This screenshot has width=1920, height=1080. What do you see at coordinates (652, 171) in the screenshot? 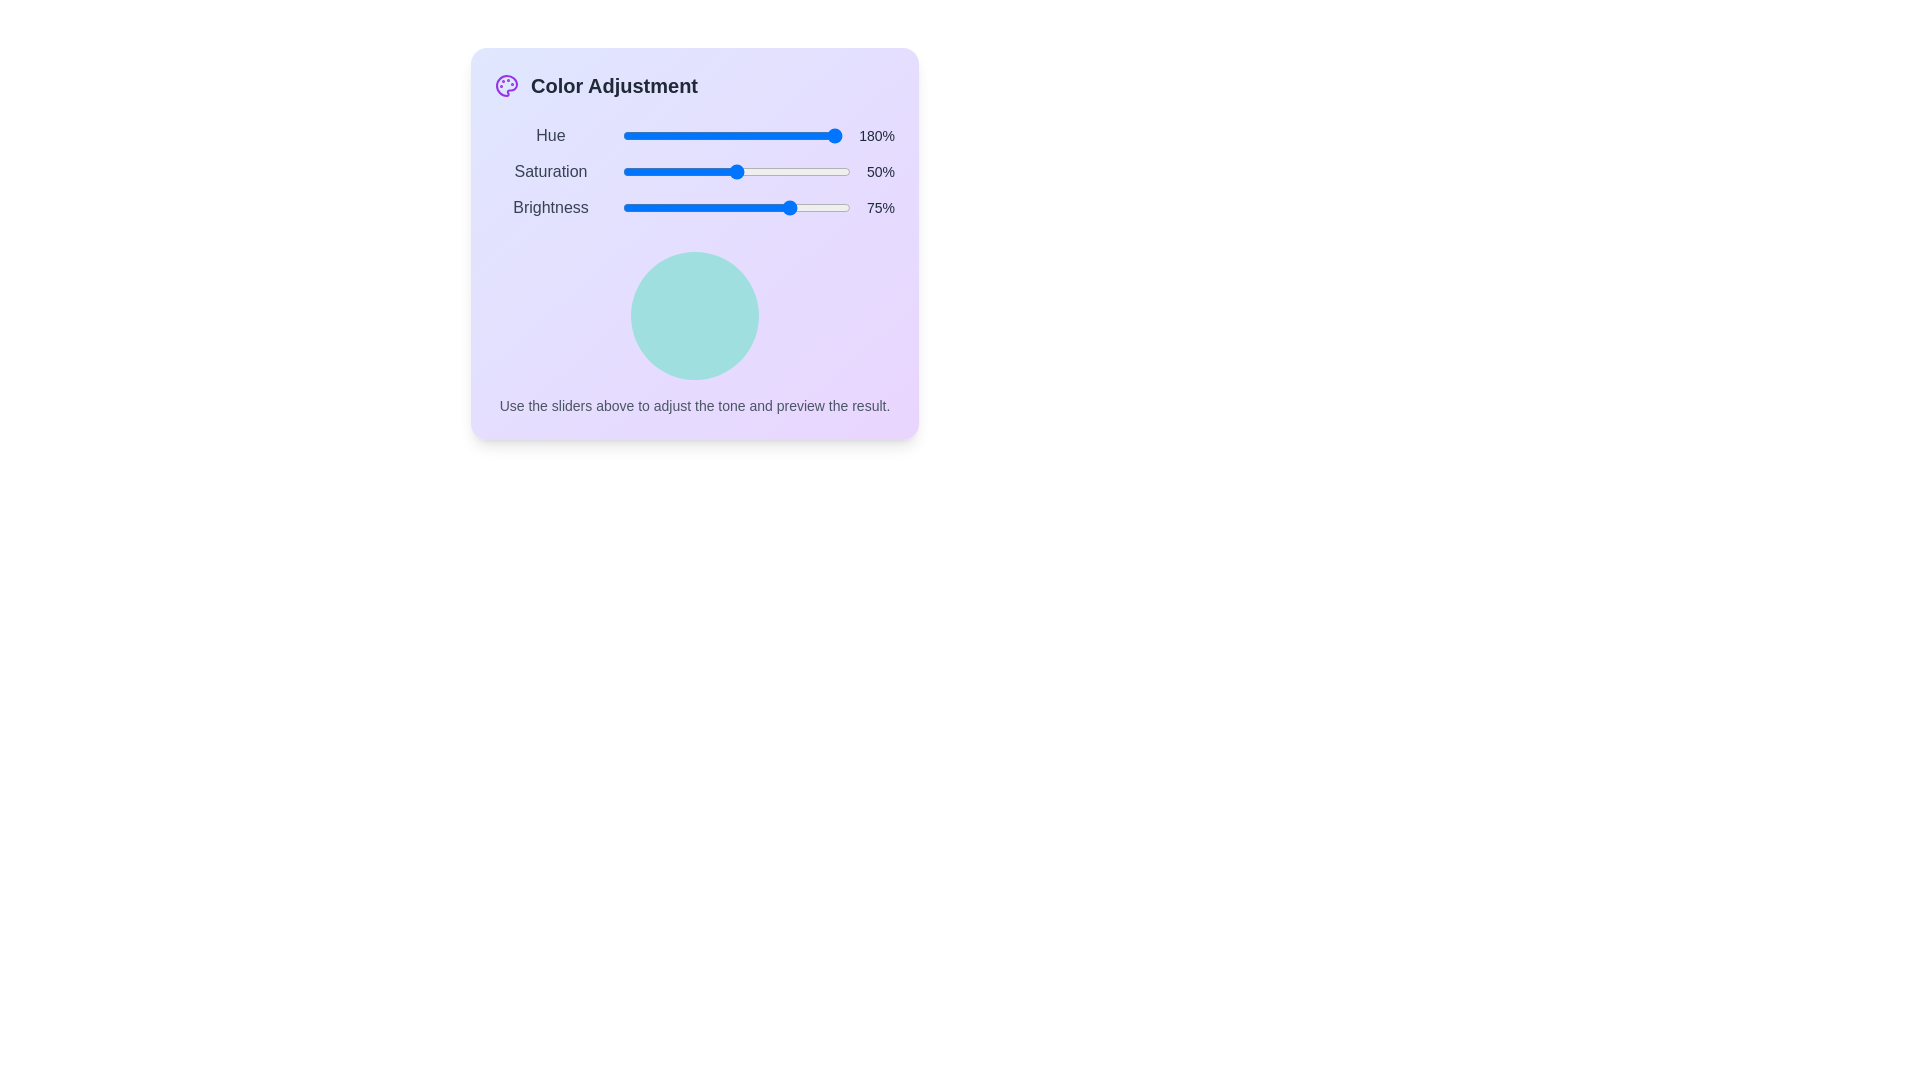
I see `the 'Saturation' slider to 13% by dragging the slider` at bounding box center [652, 171].